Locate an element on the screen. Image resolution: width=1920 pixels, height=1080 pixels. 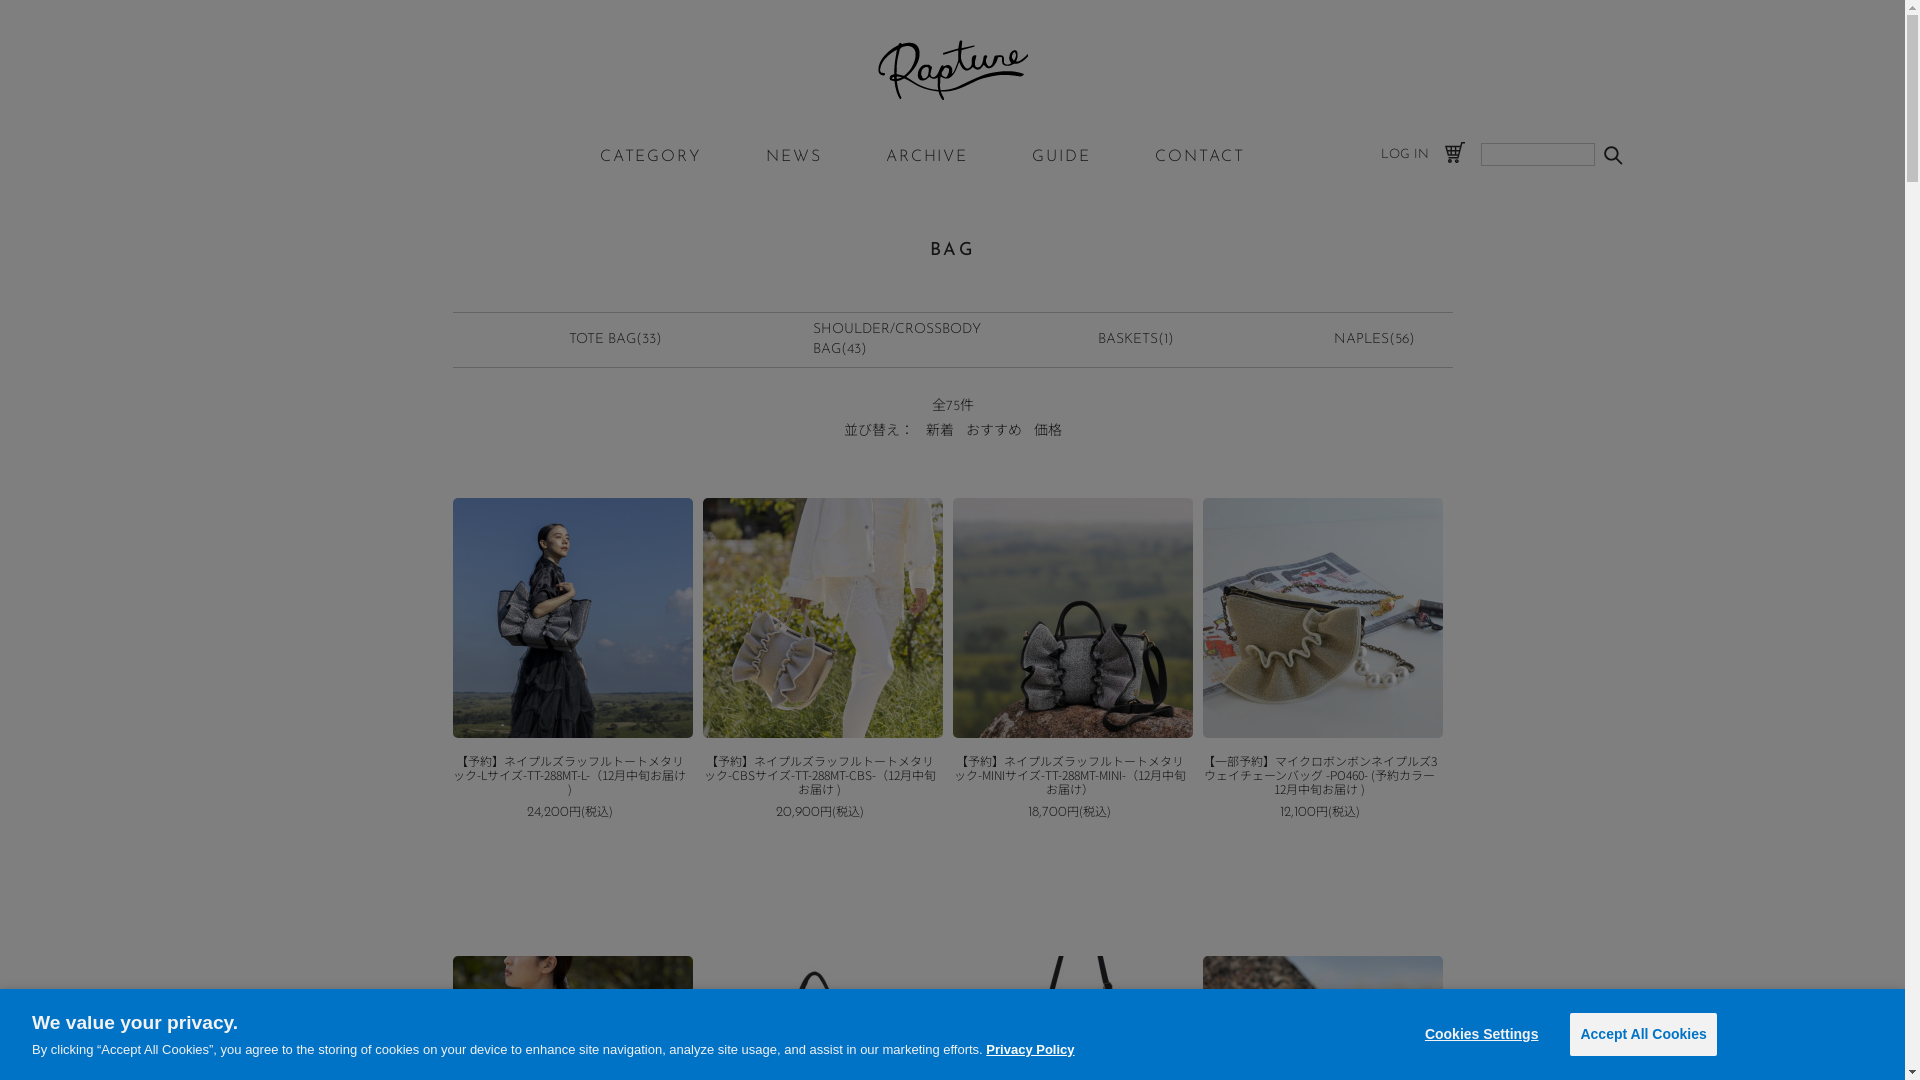
'LOG IN' is located at coordinates (1402, 153).